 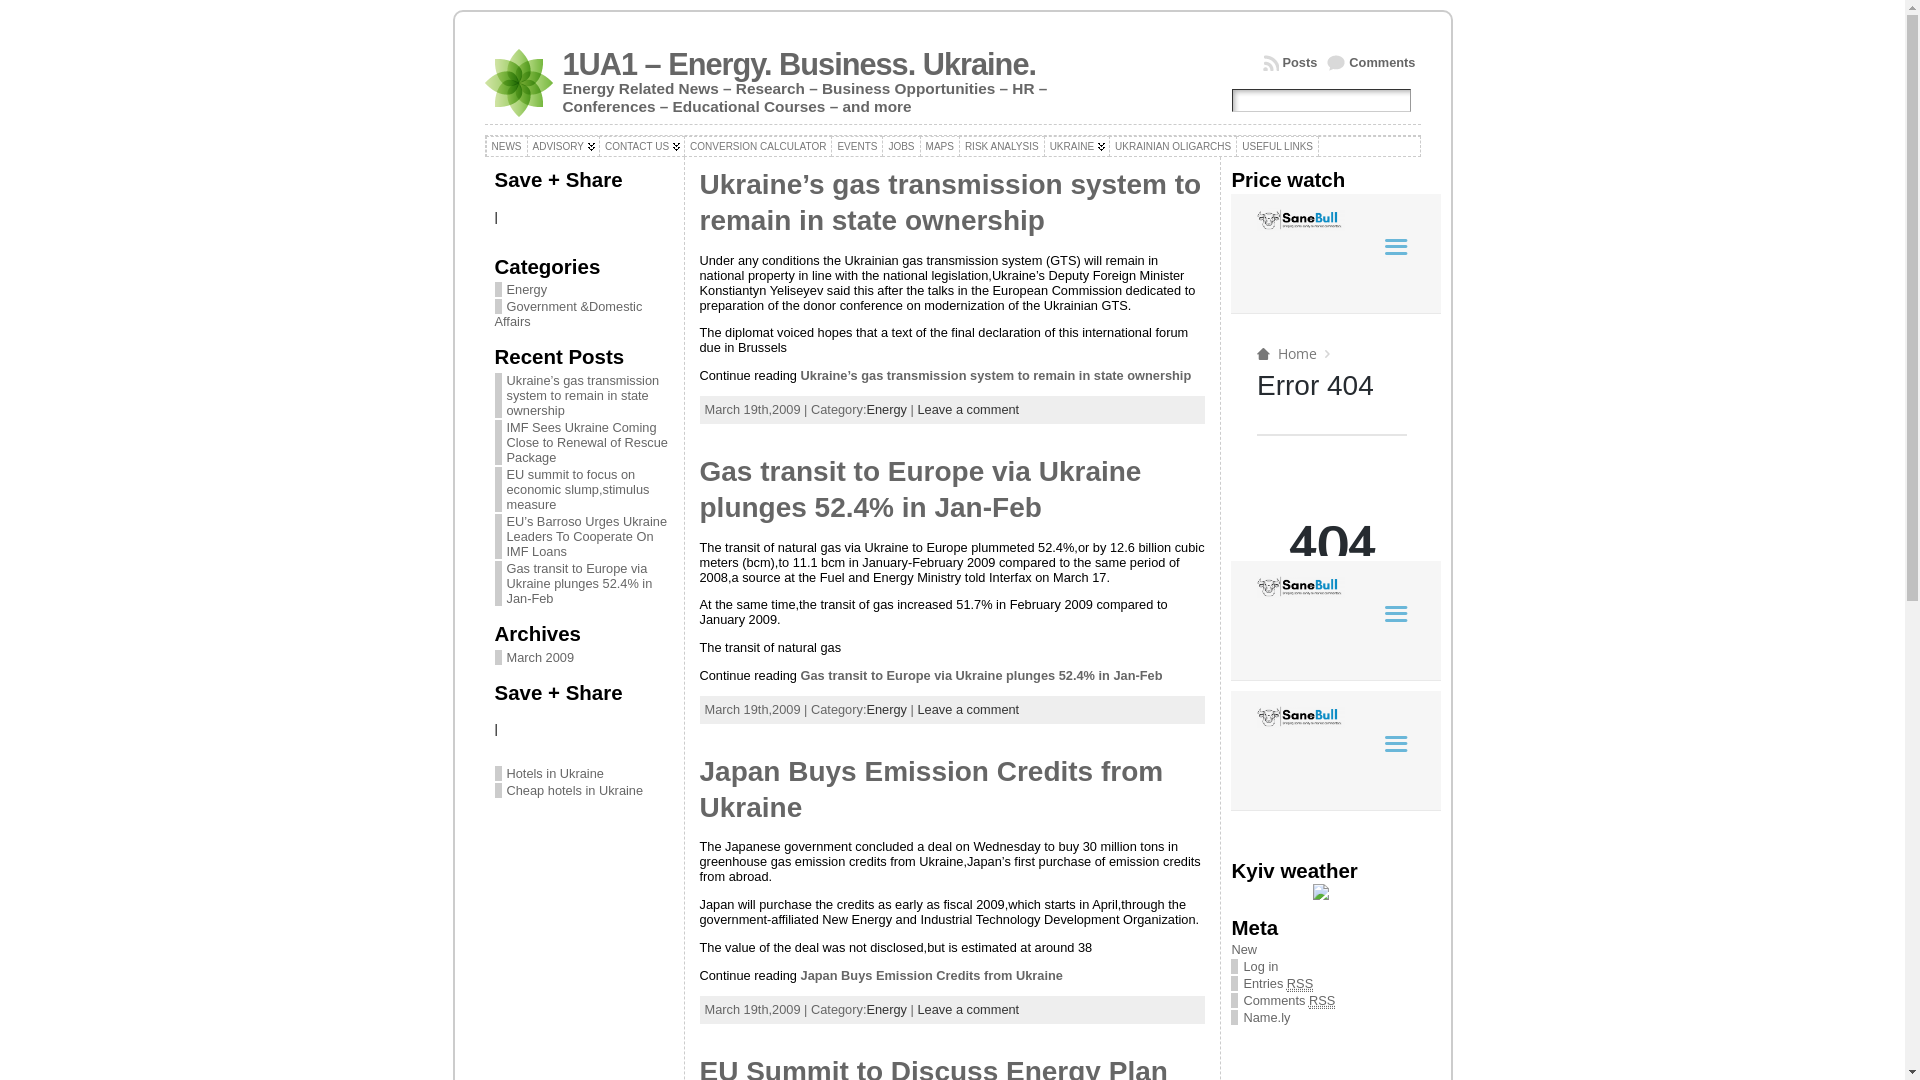 I want to click on 'Hotels in Ukraine', so click(x=554, y=772).